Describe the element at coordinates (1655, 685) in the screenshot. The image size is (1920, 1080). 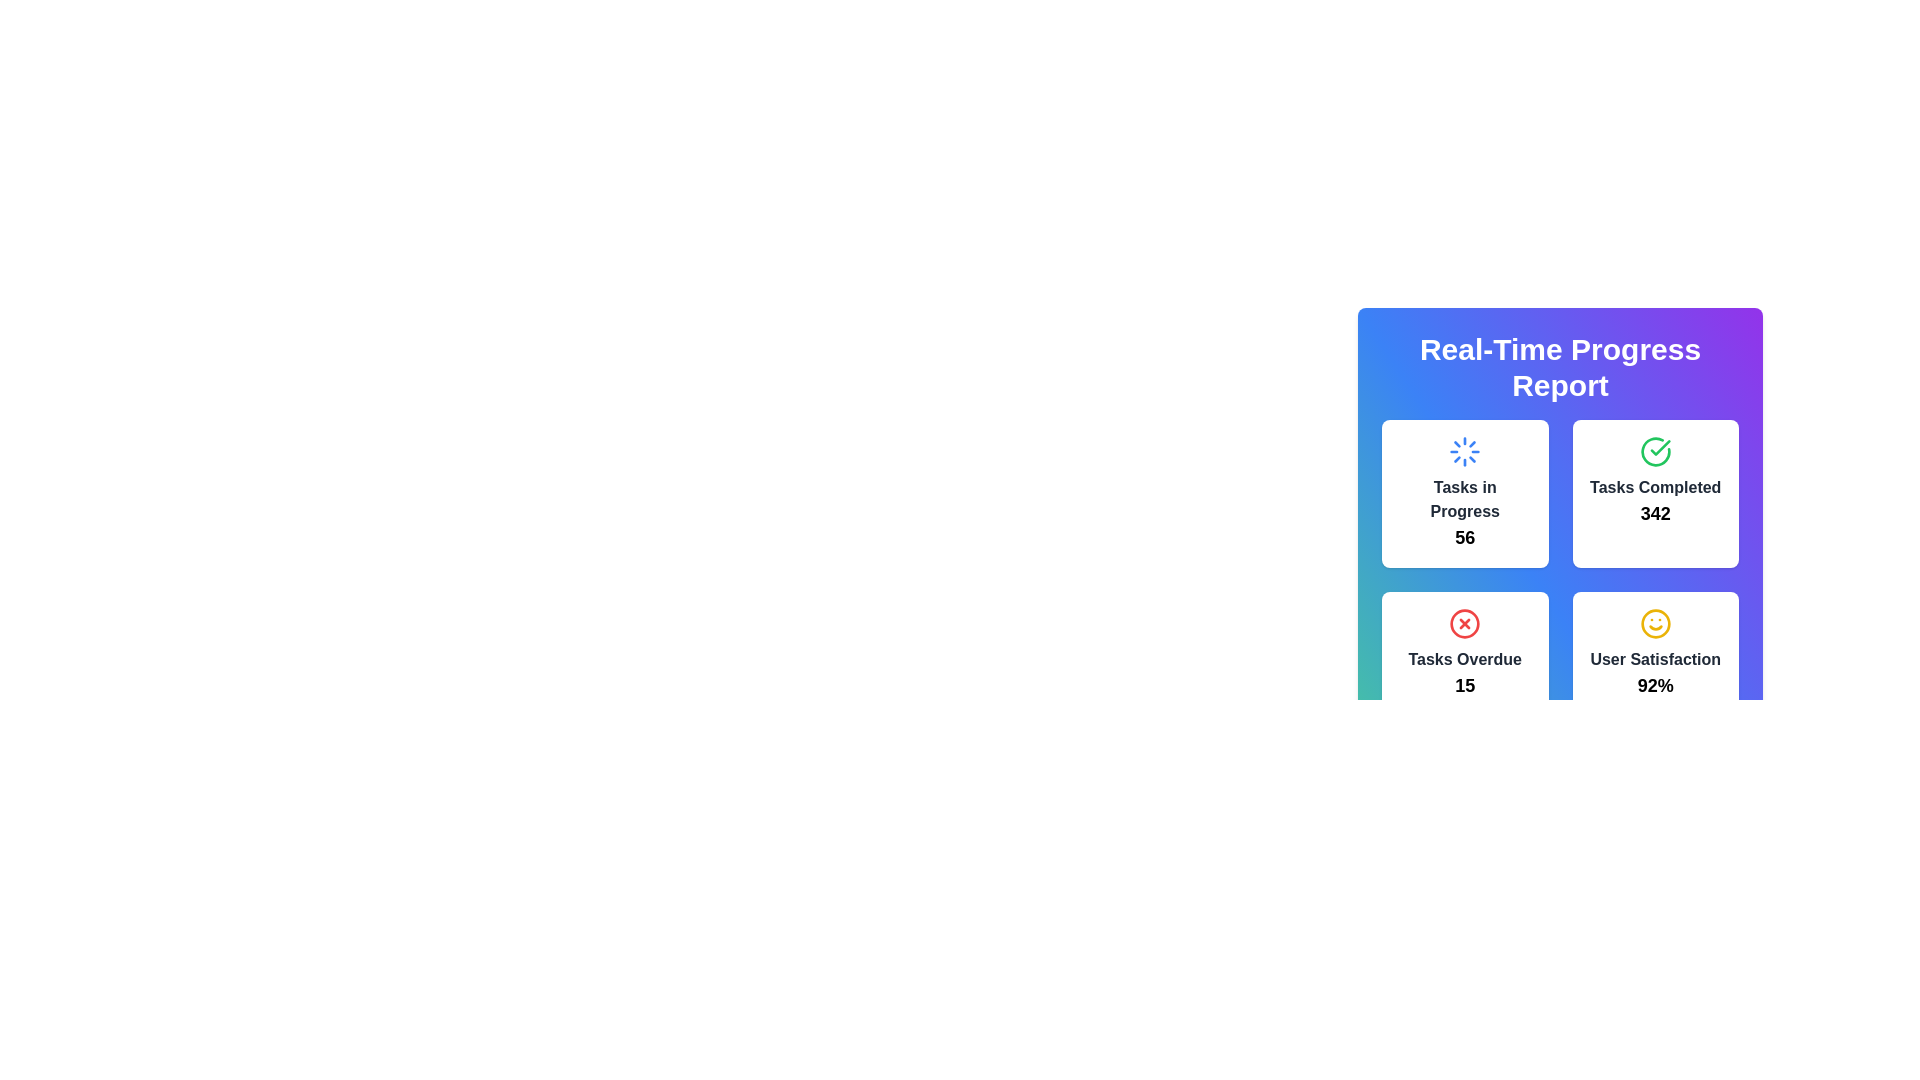
I see `the '92%' text indicating user satisfaction percentage located at the bottom of the bottom-right card in a 2x2 grid layout` at that location.